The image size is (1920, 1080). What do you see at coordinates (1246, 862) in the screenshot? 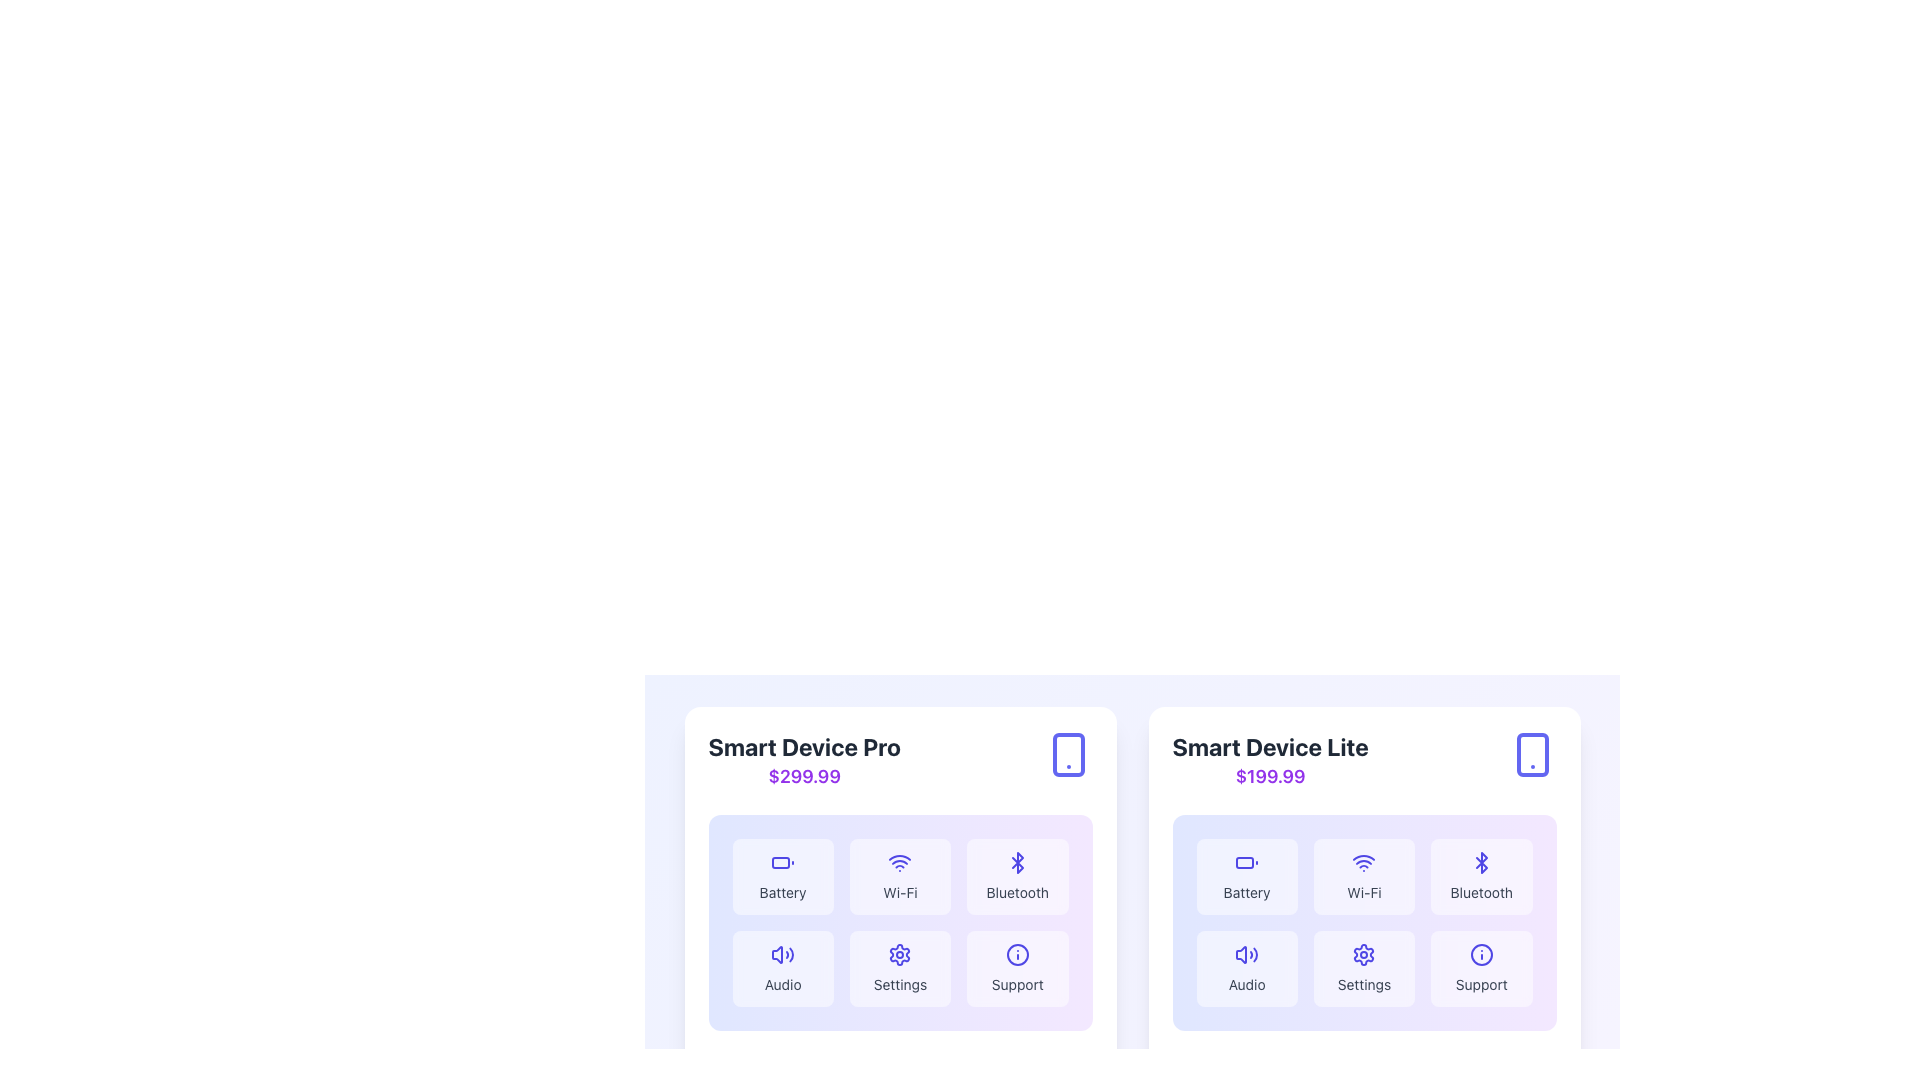
I see `the battery-like icon outlined in deep indigo color, located in the top left corner of the grid in the card titled 'Smart Device Lite', above the label 'Battery'` at bounding box center [1246, 862].